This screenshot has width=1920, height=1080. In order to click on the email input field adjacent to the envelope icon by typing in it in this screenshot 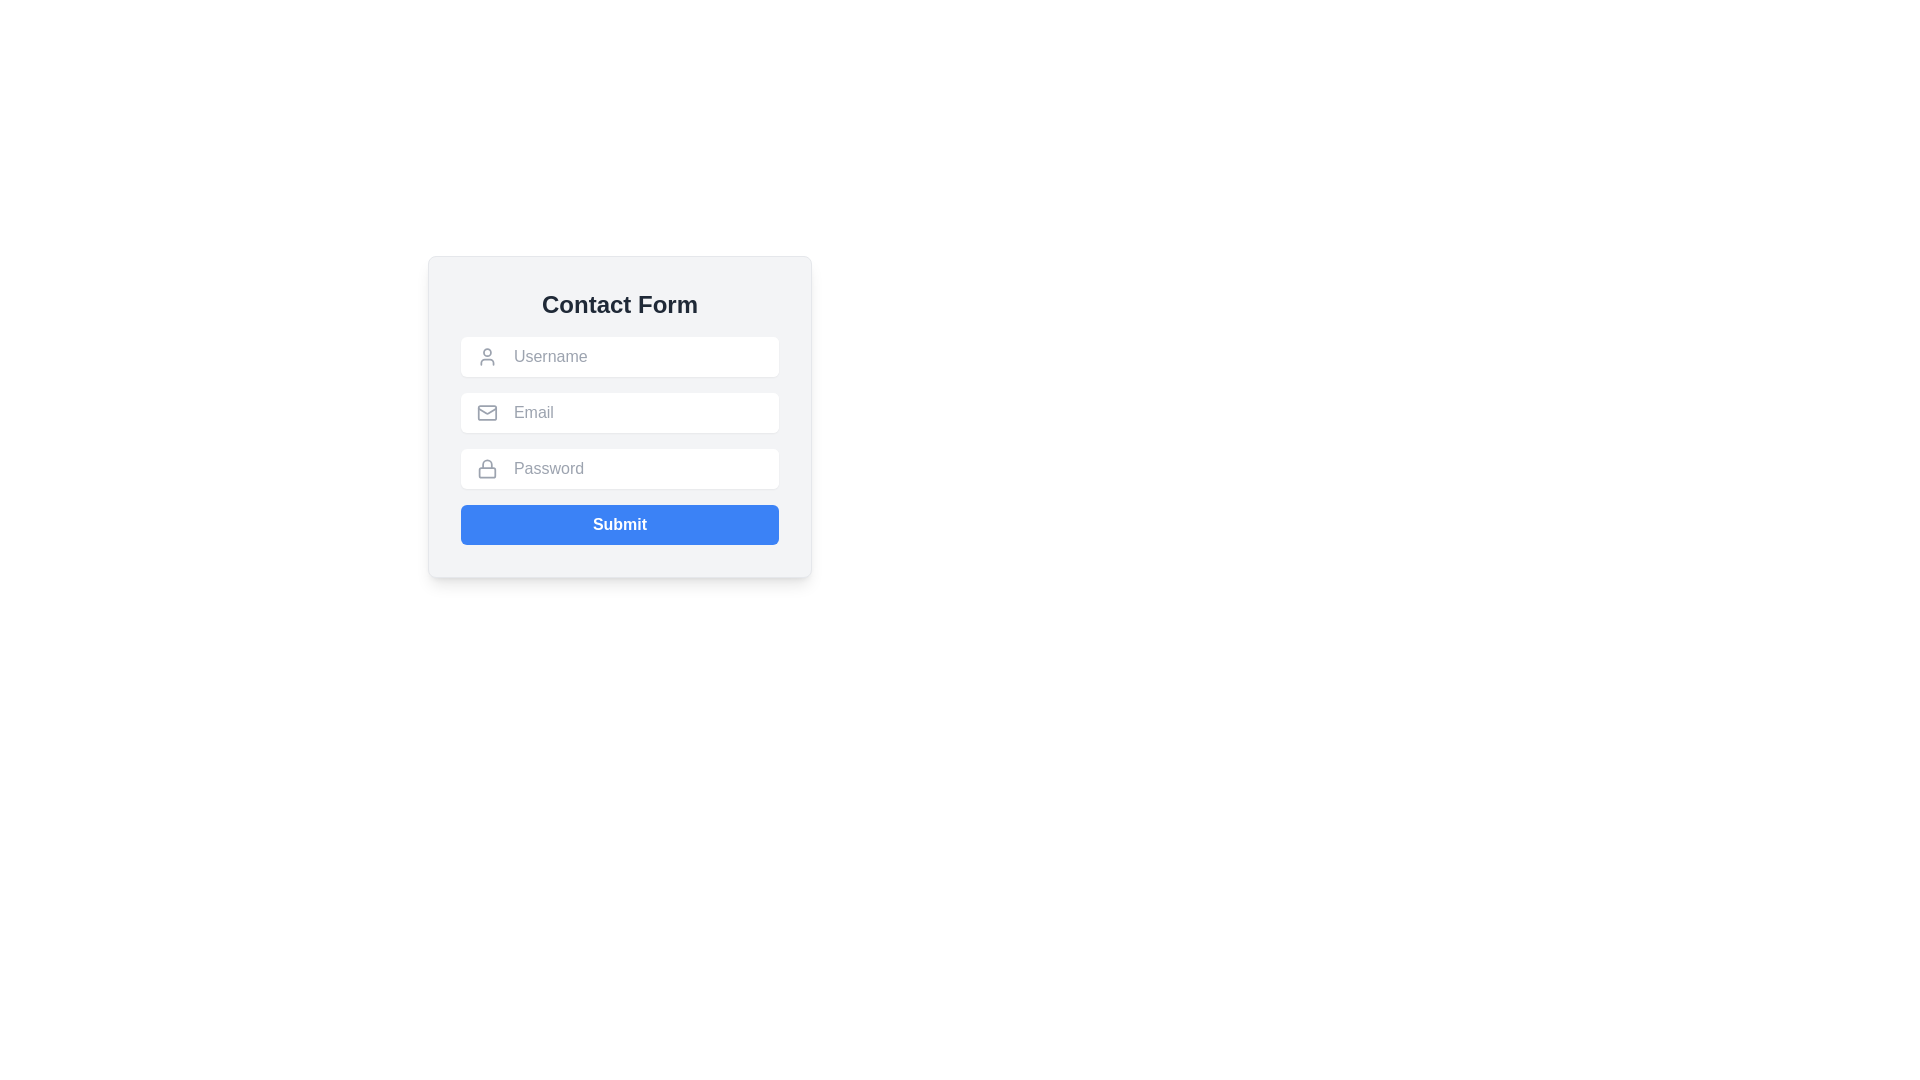, I will do `click(487, 410)`.